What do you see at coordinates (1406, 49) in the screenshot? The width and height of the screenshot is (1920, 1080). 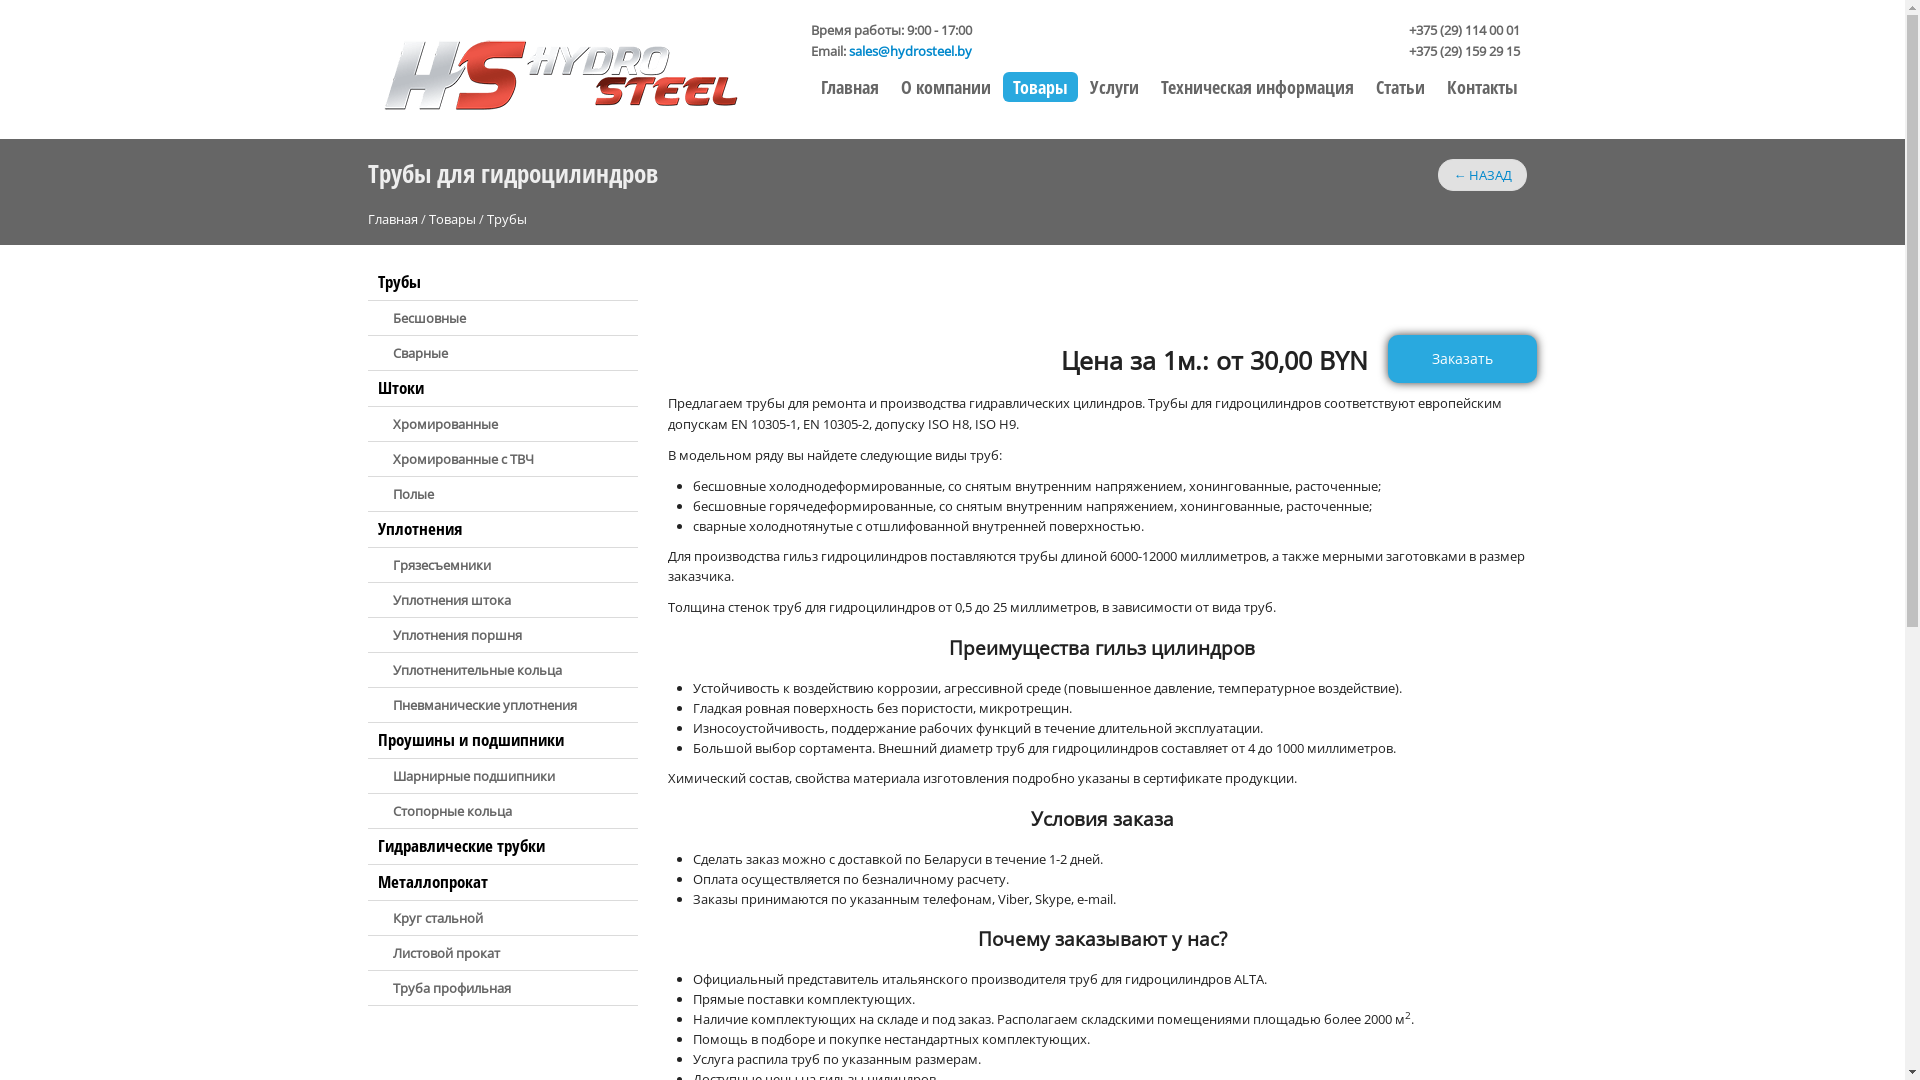 I see `'+375 (29) 159 29 15'` at bounding box center [1406, 49].